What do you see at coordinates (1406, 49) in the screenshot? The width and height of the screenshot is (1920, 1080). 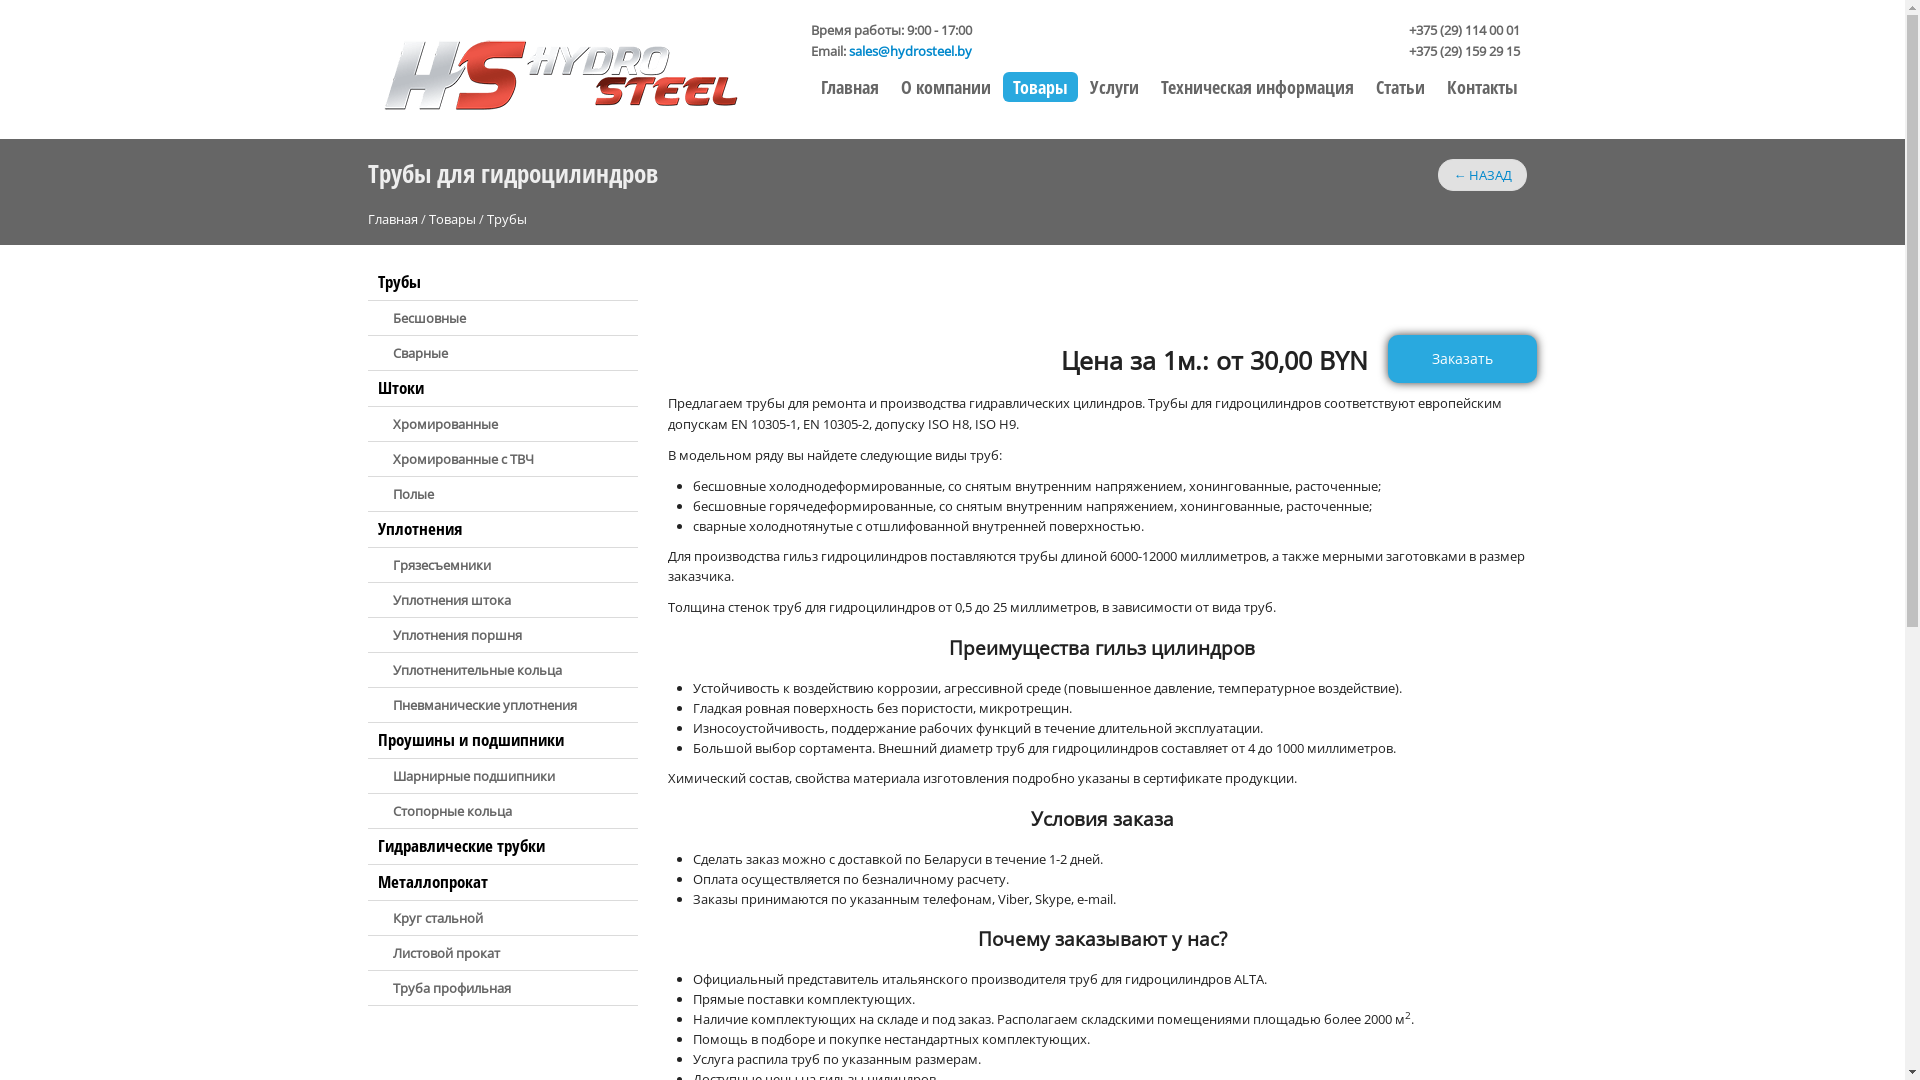 I see `'+375 (29) 159 29 15'` at bounding box center [1406, 49].